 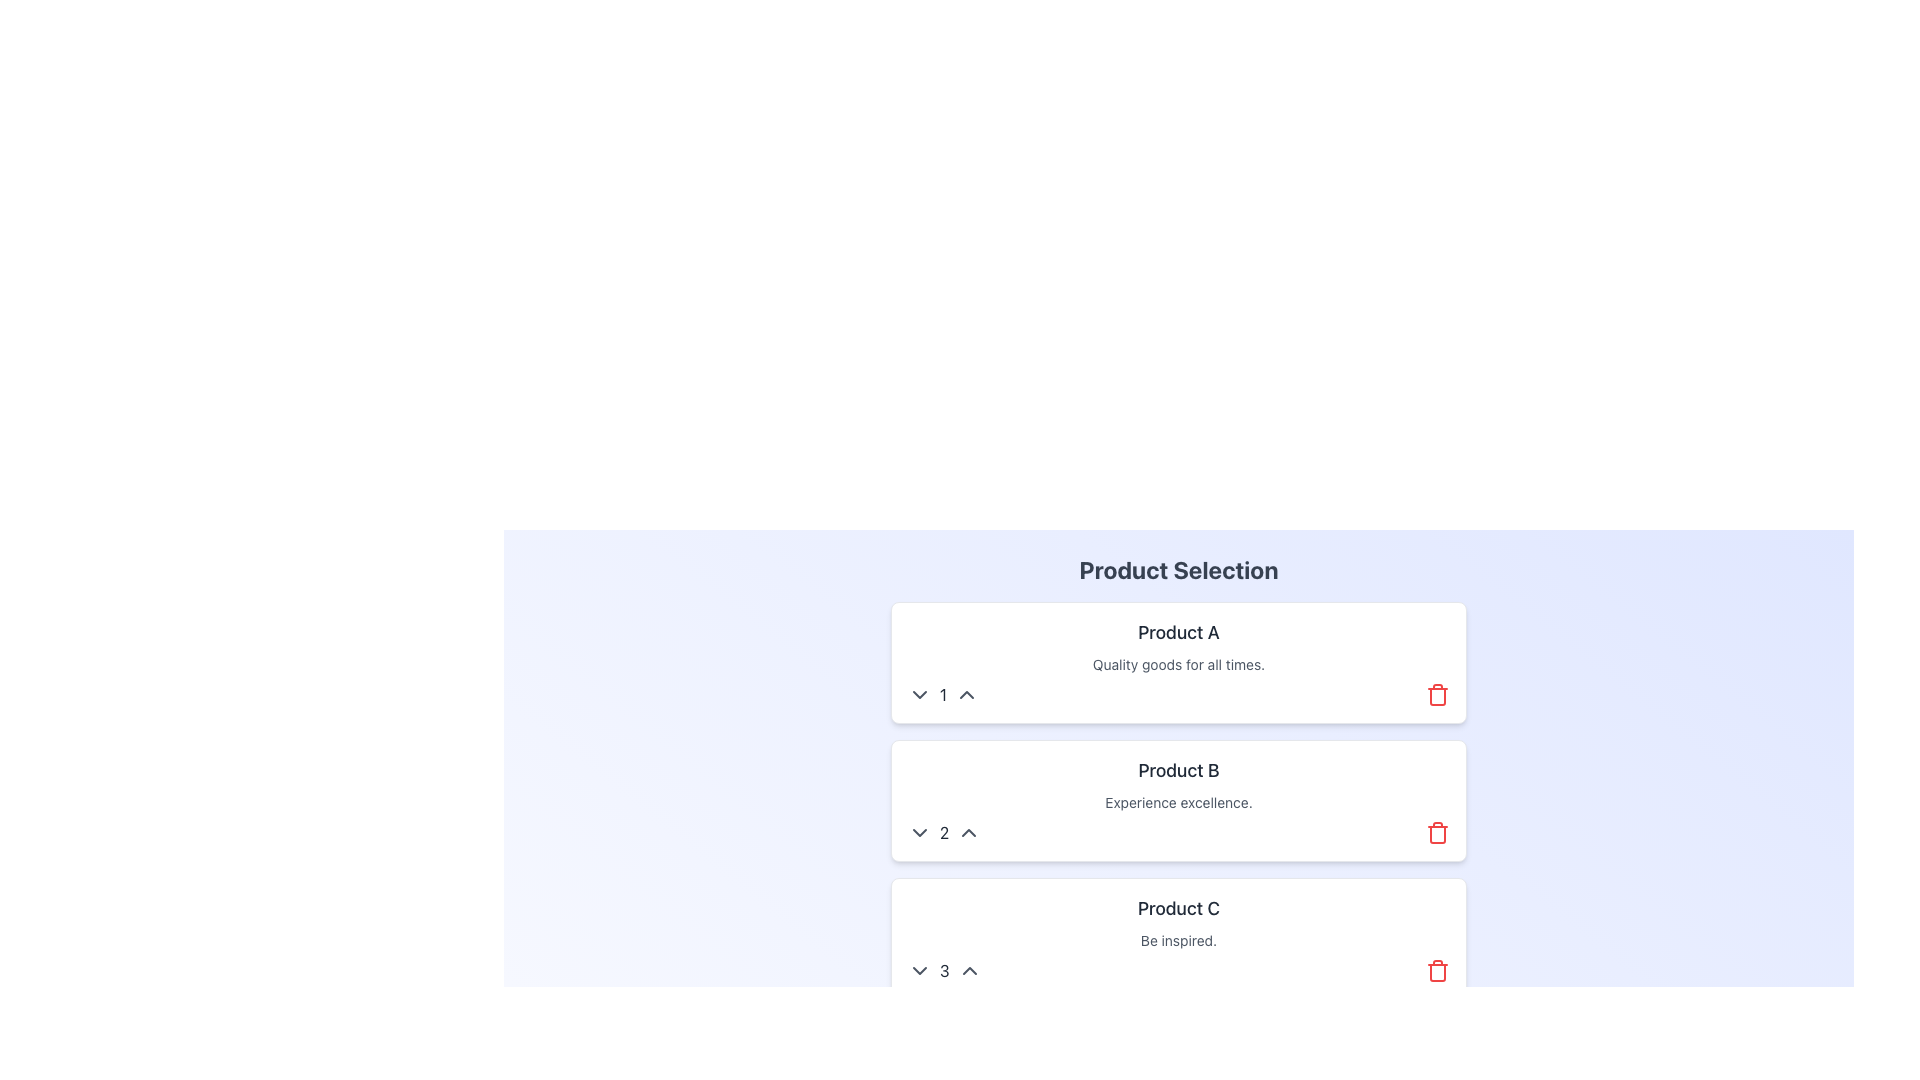 I want to click on the downward-facing gray chevron icon (Dropdown Indicator) located in the third row next to the '3' numeral in the product list interface, so click(x=919, y=970).